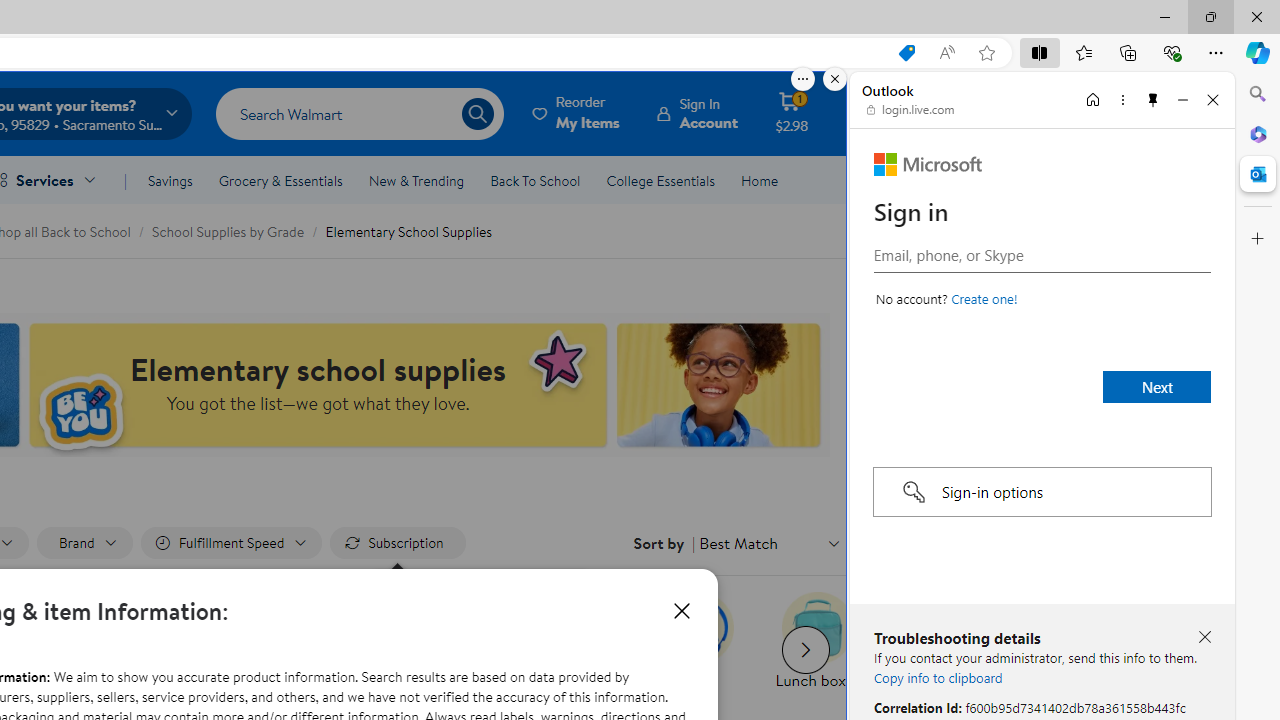 This screenshot has width=1280, height=720. Describe the element at coordinates (910, 110) in the screenshot. I see `'login.live.com'` at that location.